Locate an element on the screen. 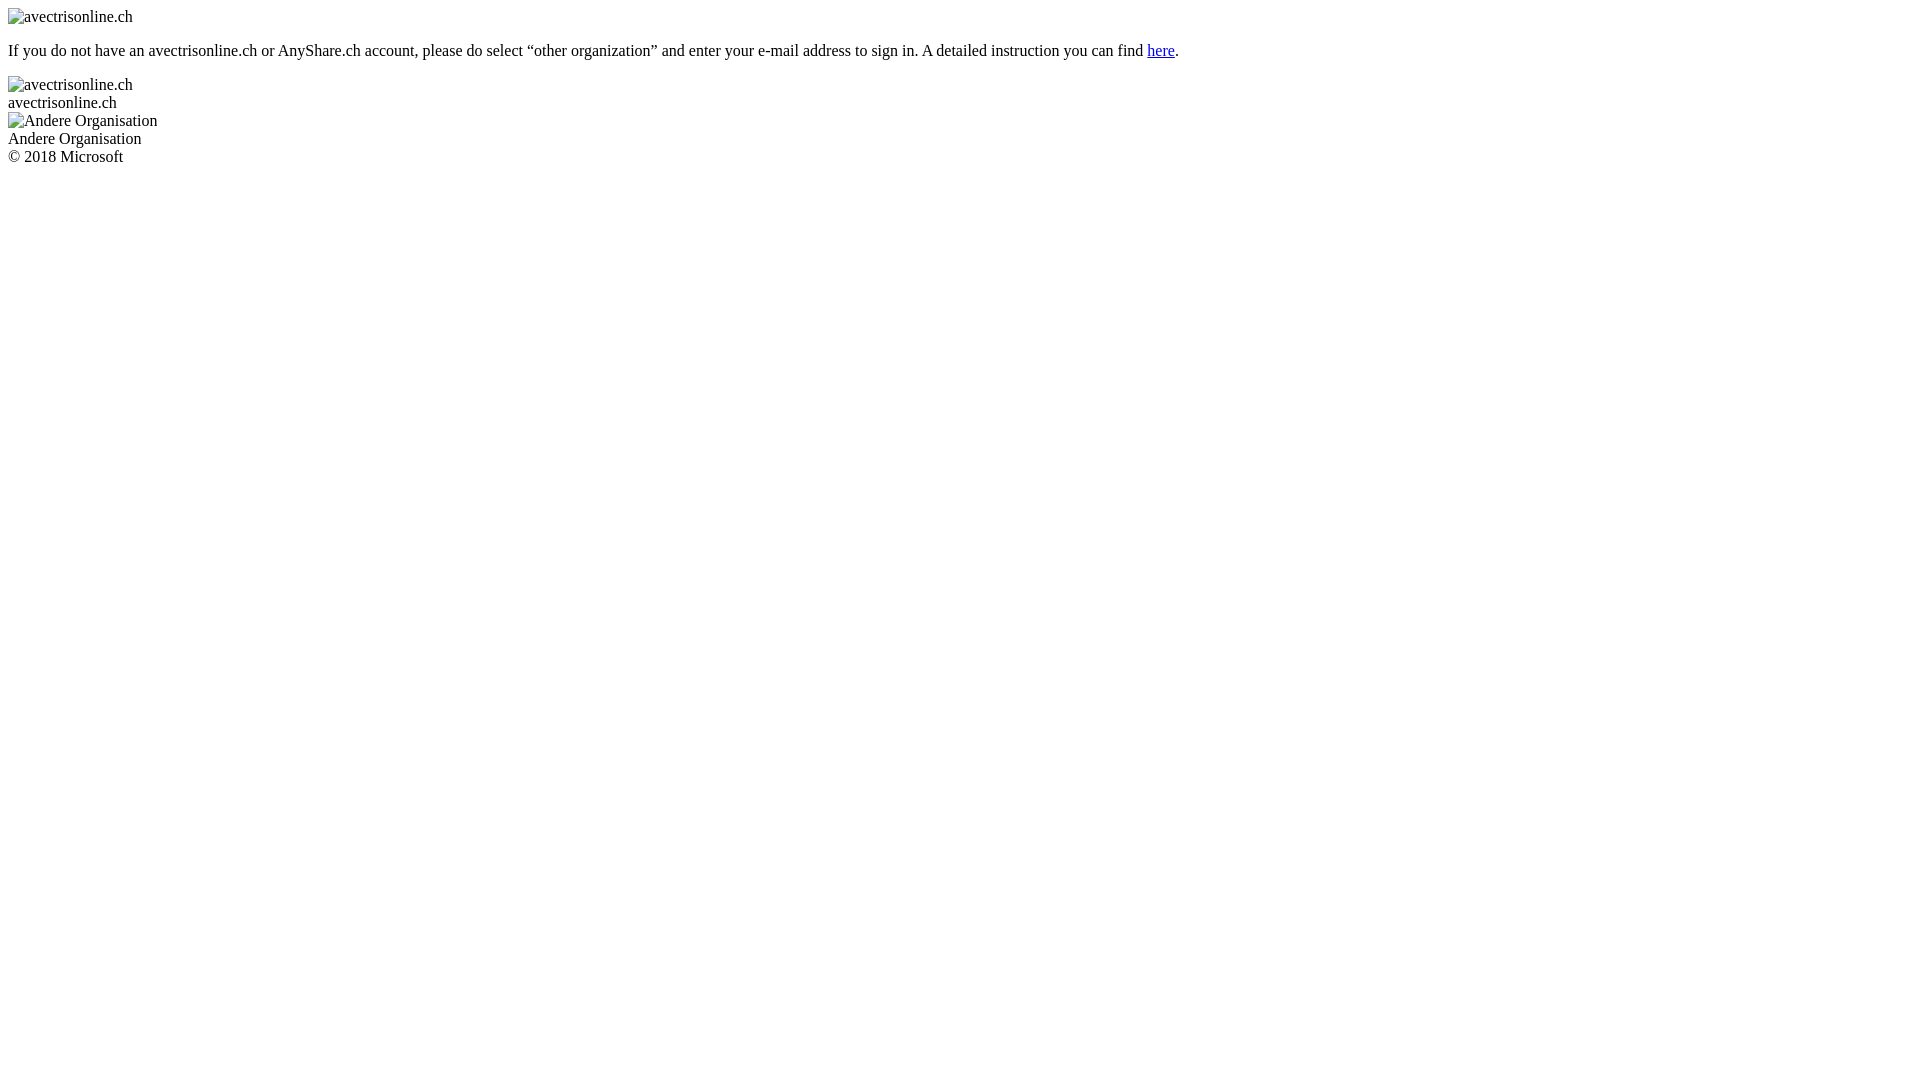 The height and width of the screenshot is (1080, 1920). 'here' is located at coordinates (1161, 49).